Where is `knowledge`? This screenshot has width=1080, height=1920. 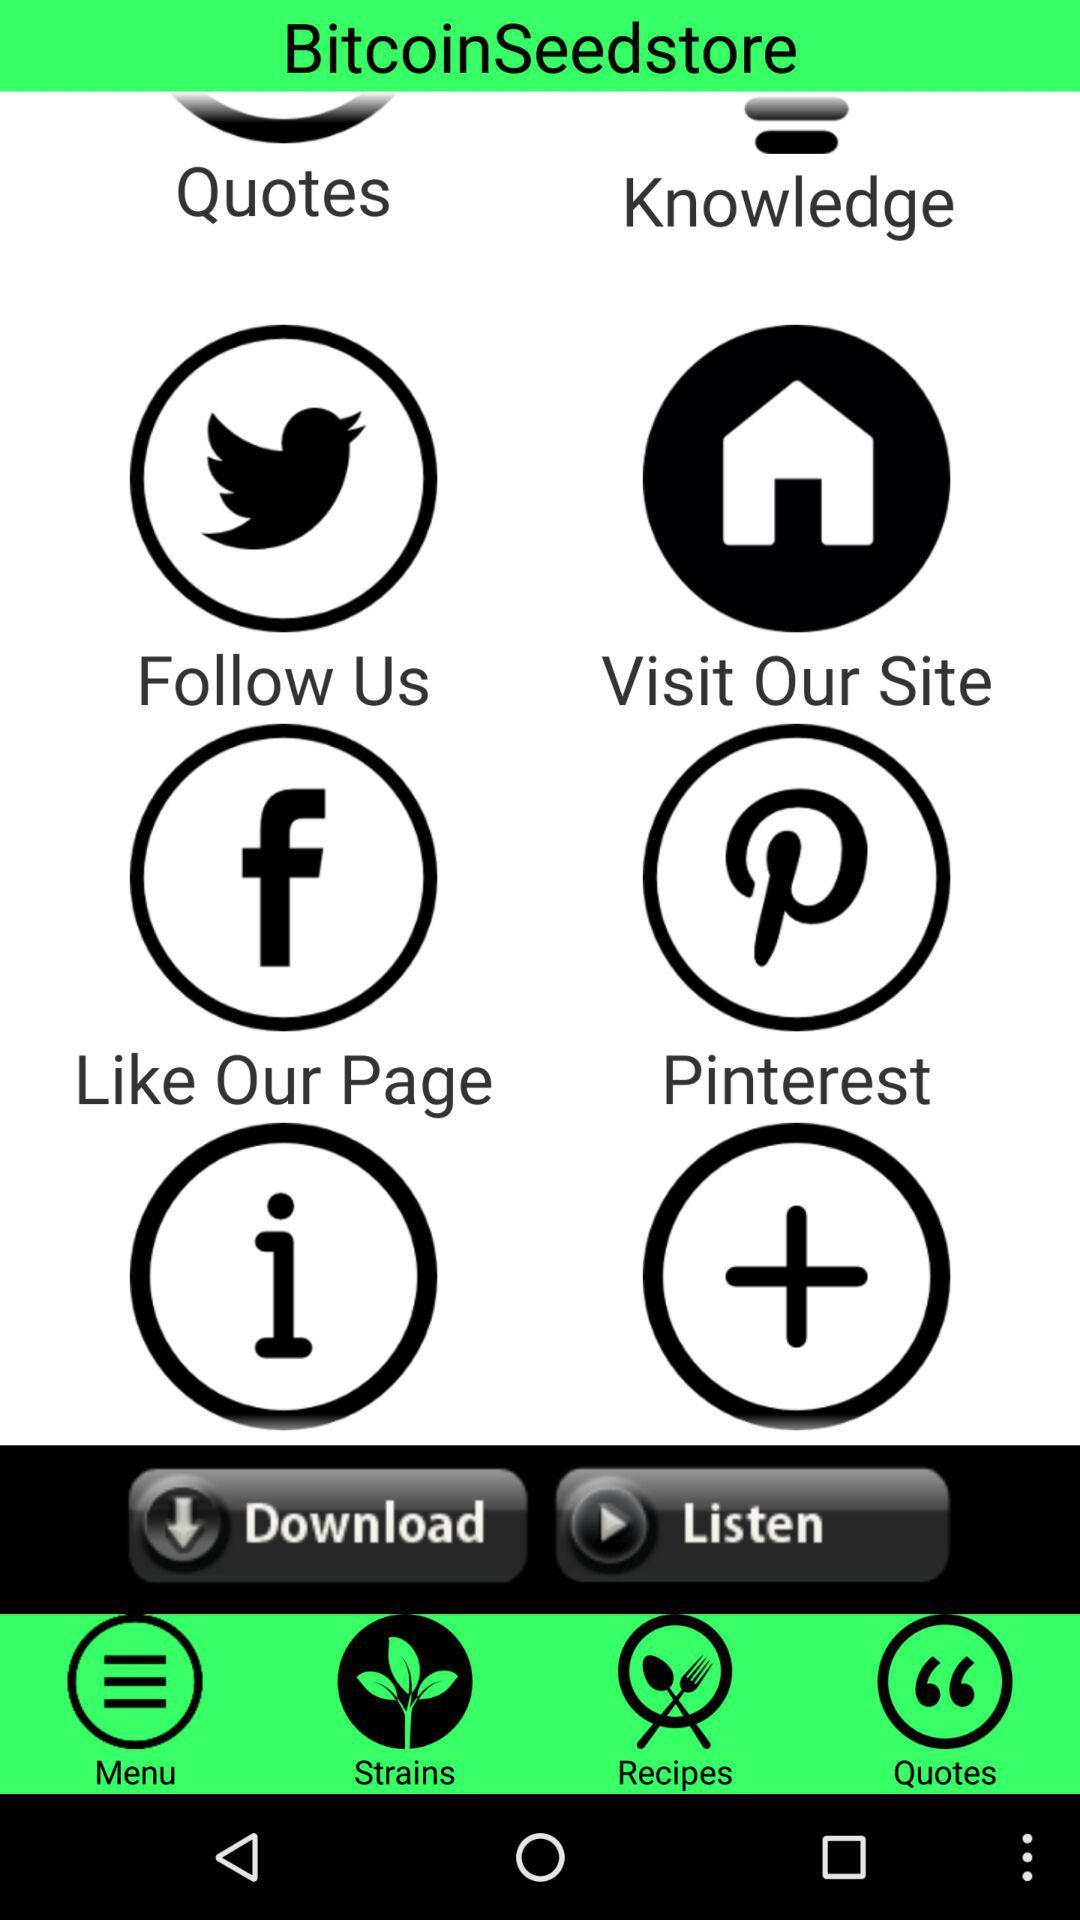
knowledge is located at coordinates (795, 121).